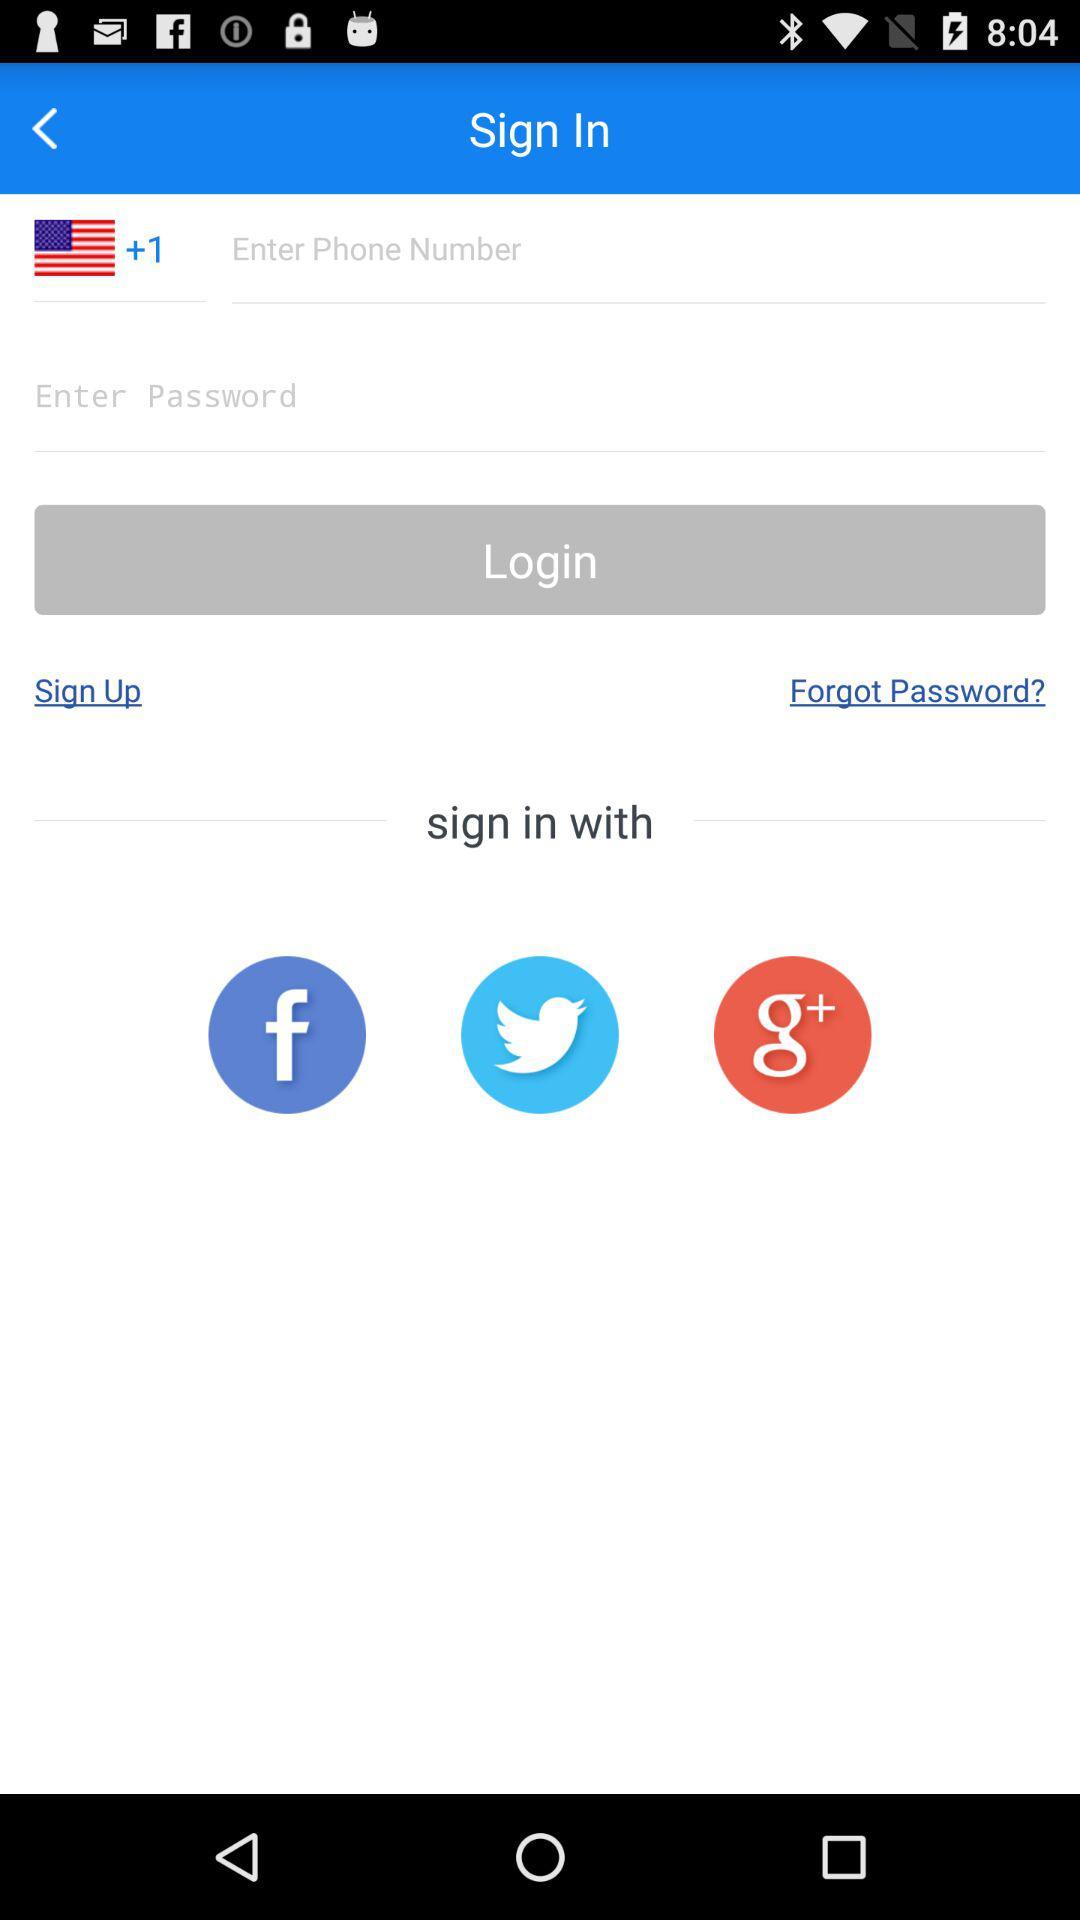 Image resolution: width=1080 pixels, height=1920 pixels. What do you see at coordinates (540, 1035) in the screenshot?
I see `twitter` at bounding box center [540, 1035].